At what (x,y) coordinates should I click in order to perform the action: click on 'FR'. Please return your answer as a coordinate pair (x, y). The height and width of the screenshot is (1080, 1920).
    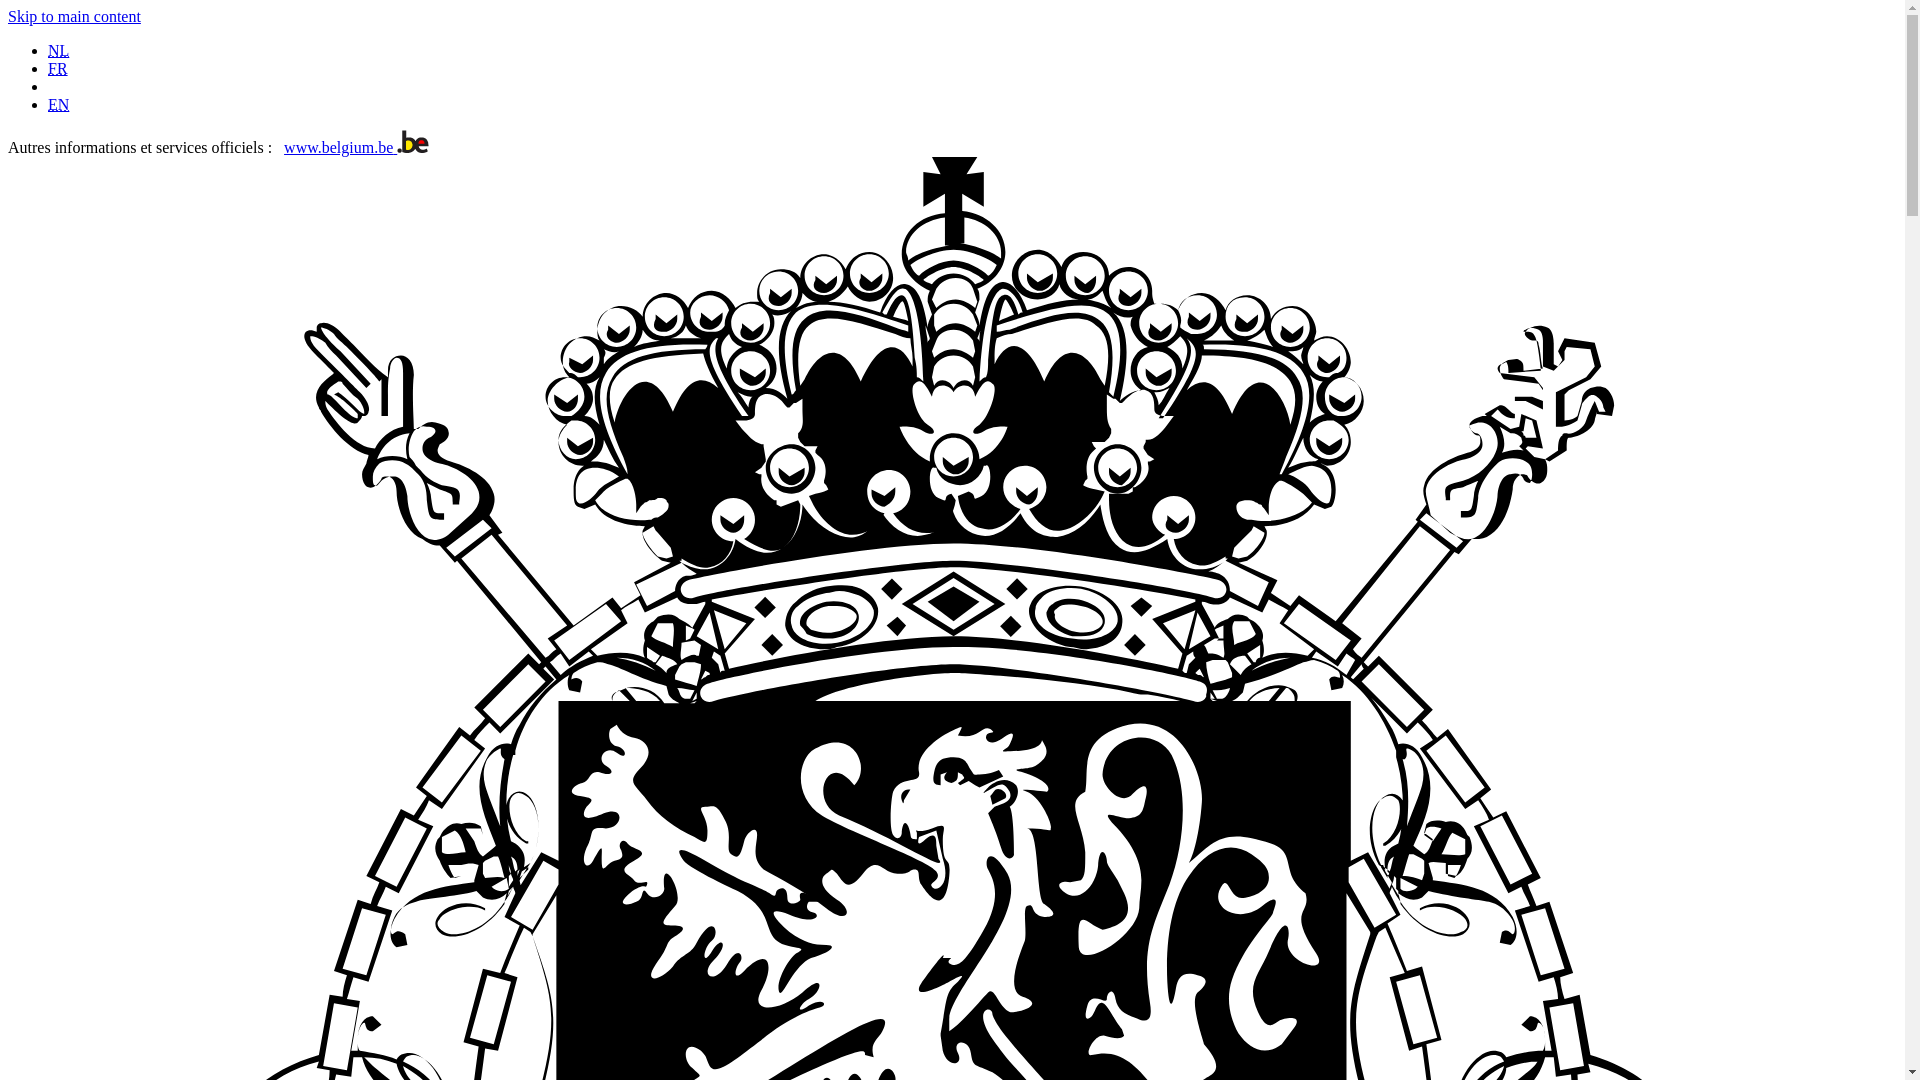
    Looking at the image, I should click on (57, 67).